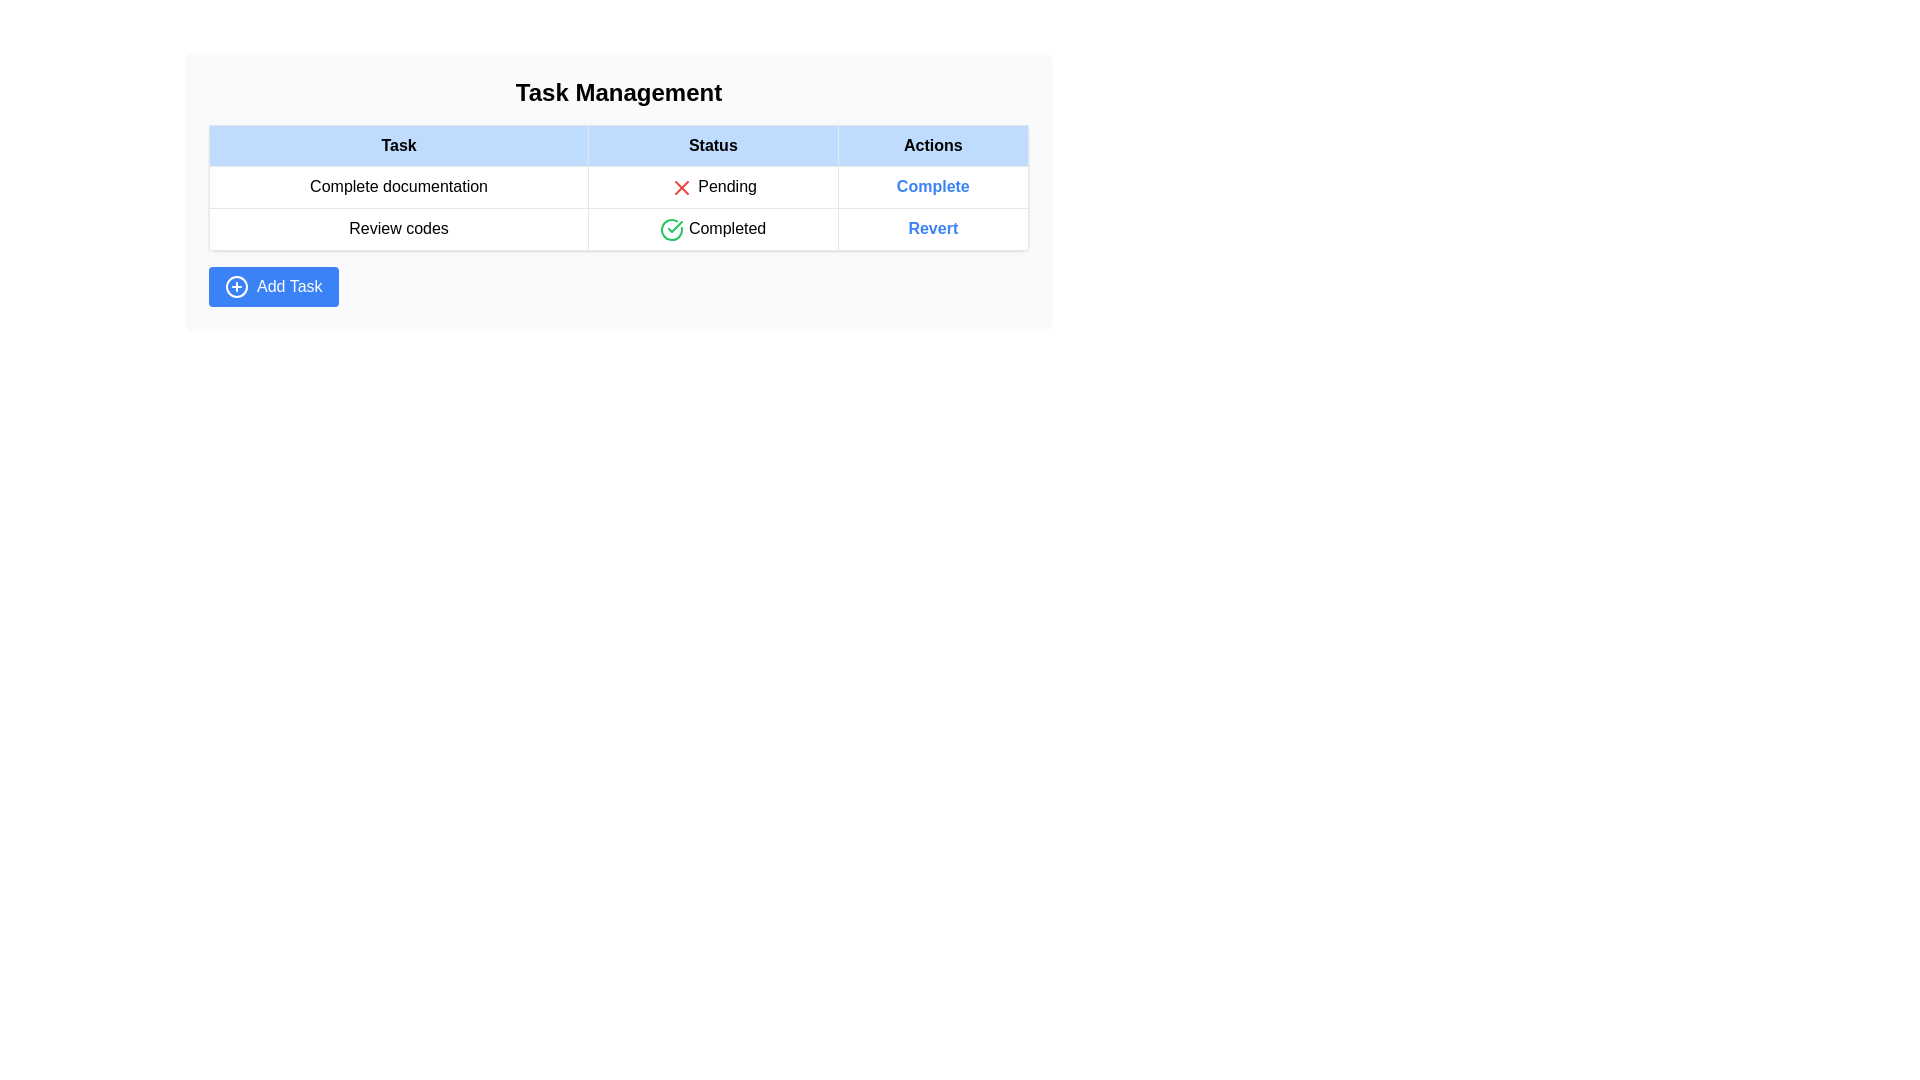 The height and width of the screenshot is (1080, 1920). What do you see at coordinates (272, 286) in the screenshot?
I see `the blue 'Add Task' button with rounded corners located in the bottom-left area of the 'Task Management' section` at bounding box center [272, 286].